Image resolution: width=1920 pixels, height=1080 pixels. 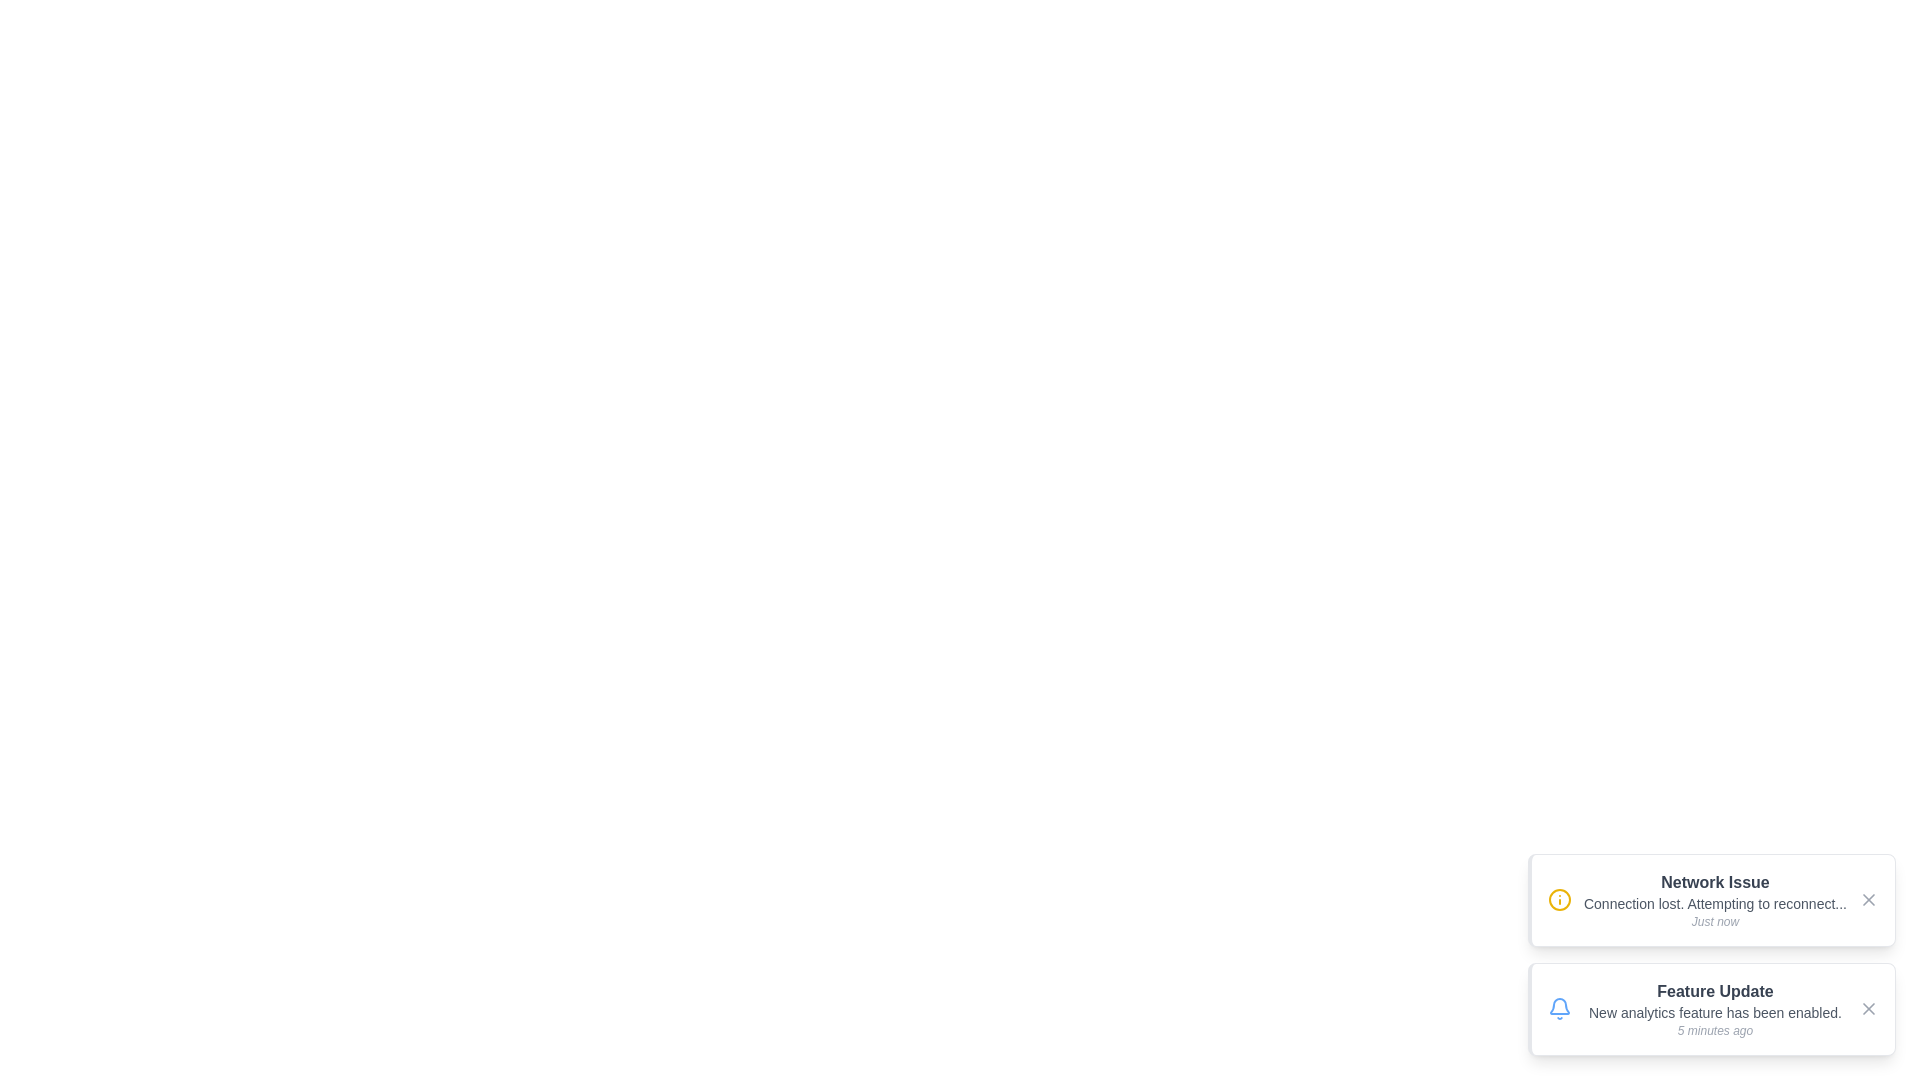 What do you see at coordinates (1711, 900) in the screenshot?
I see `the notification to view its details. The parameter 1 specifies which notification to interact with` at bounding box center [1711, 900].